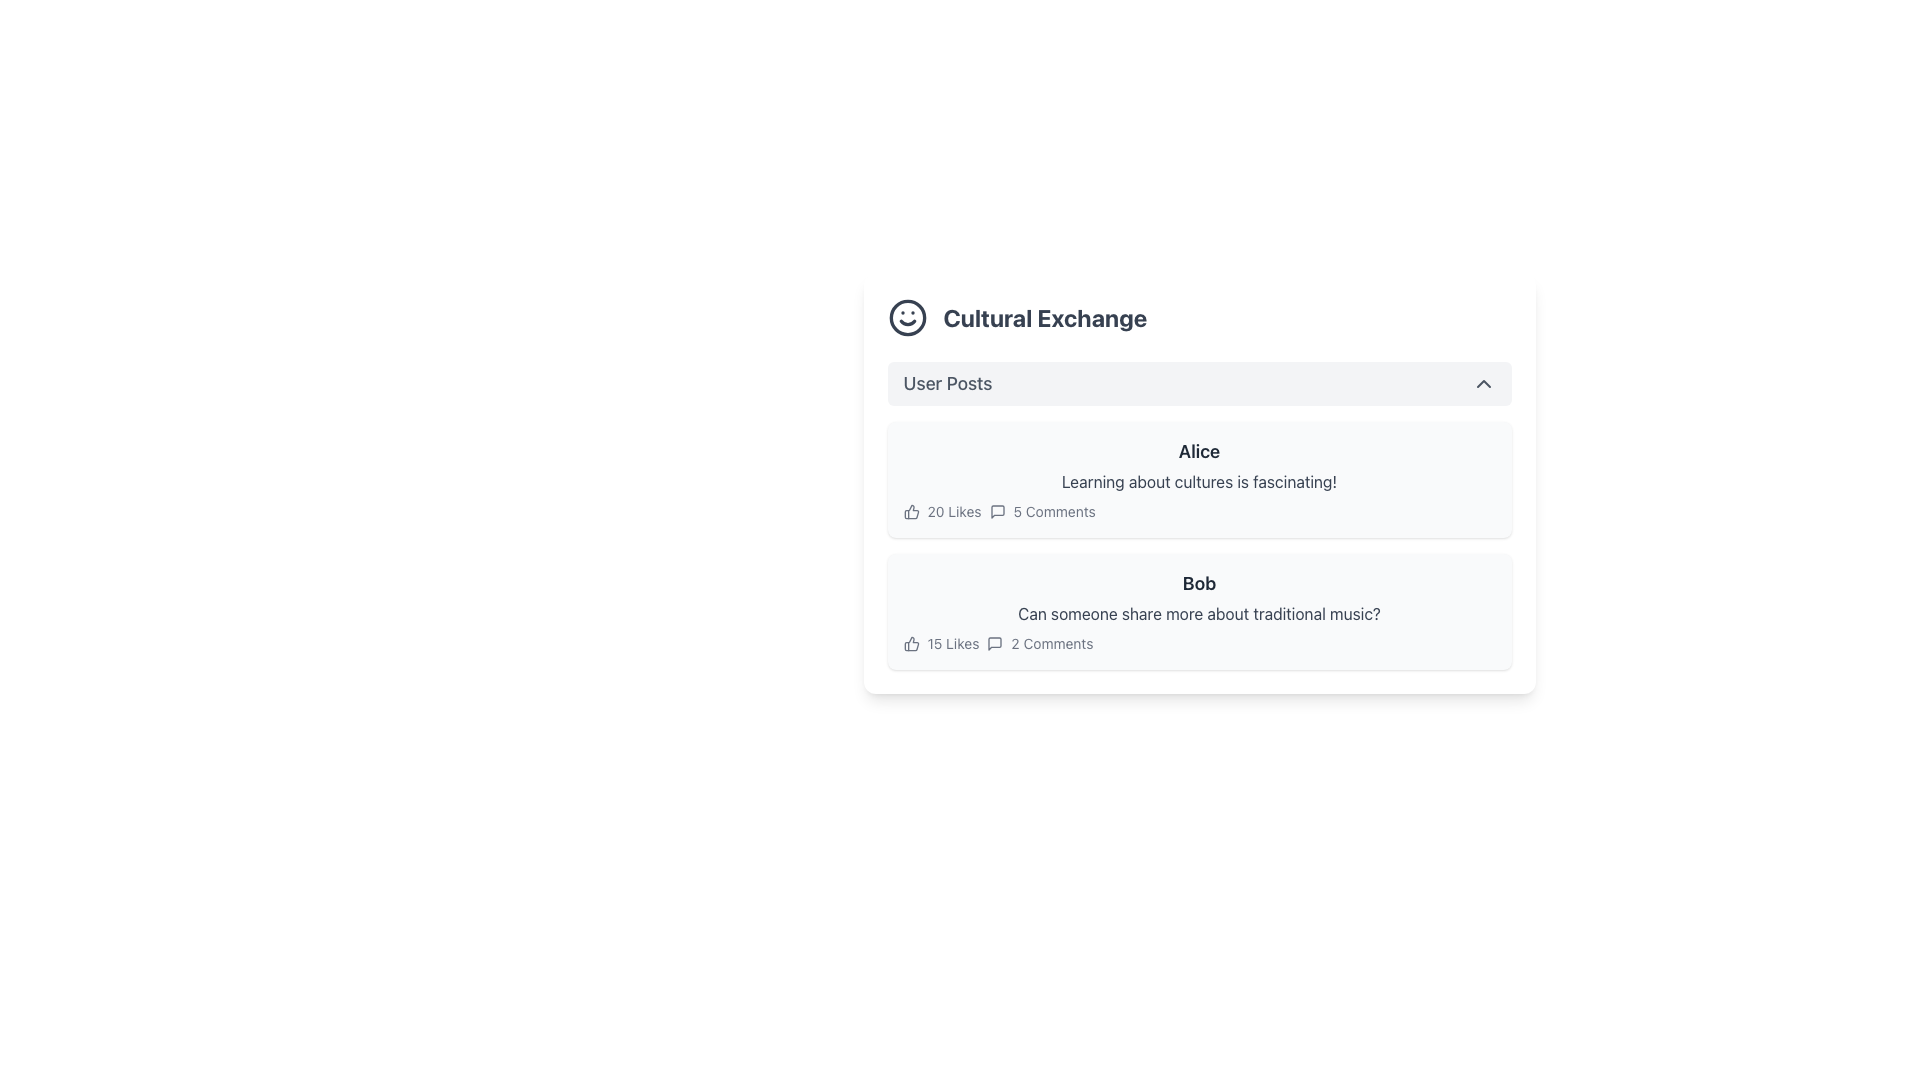 The width and height of the screenshot is (1920, 1080). What do you see at coordinates (995, 644) in the screenshot?
I see `the speech bubble icon representing comments, located in the '15 Likes 2 Comments' section adjacent to the '2 Comments' text under Bob's post` at bounding box center [995, 644].